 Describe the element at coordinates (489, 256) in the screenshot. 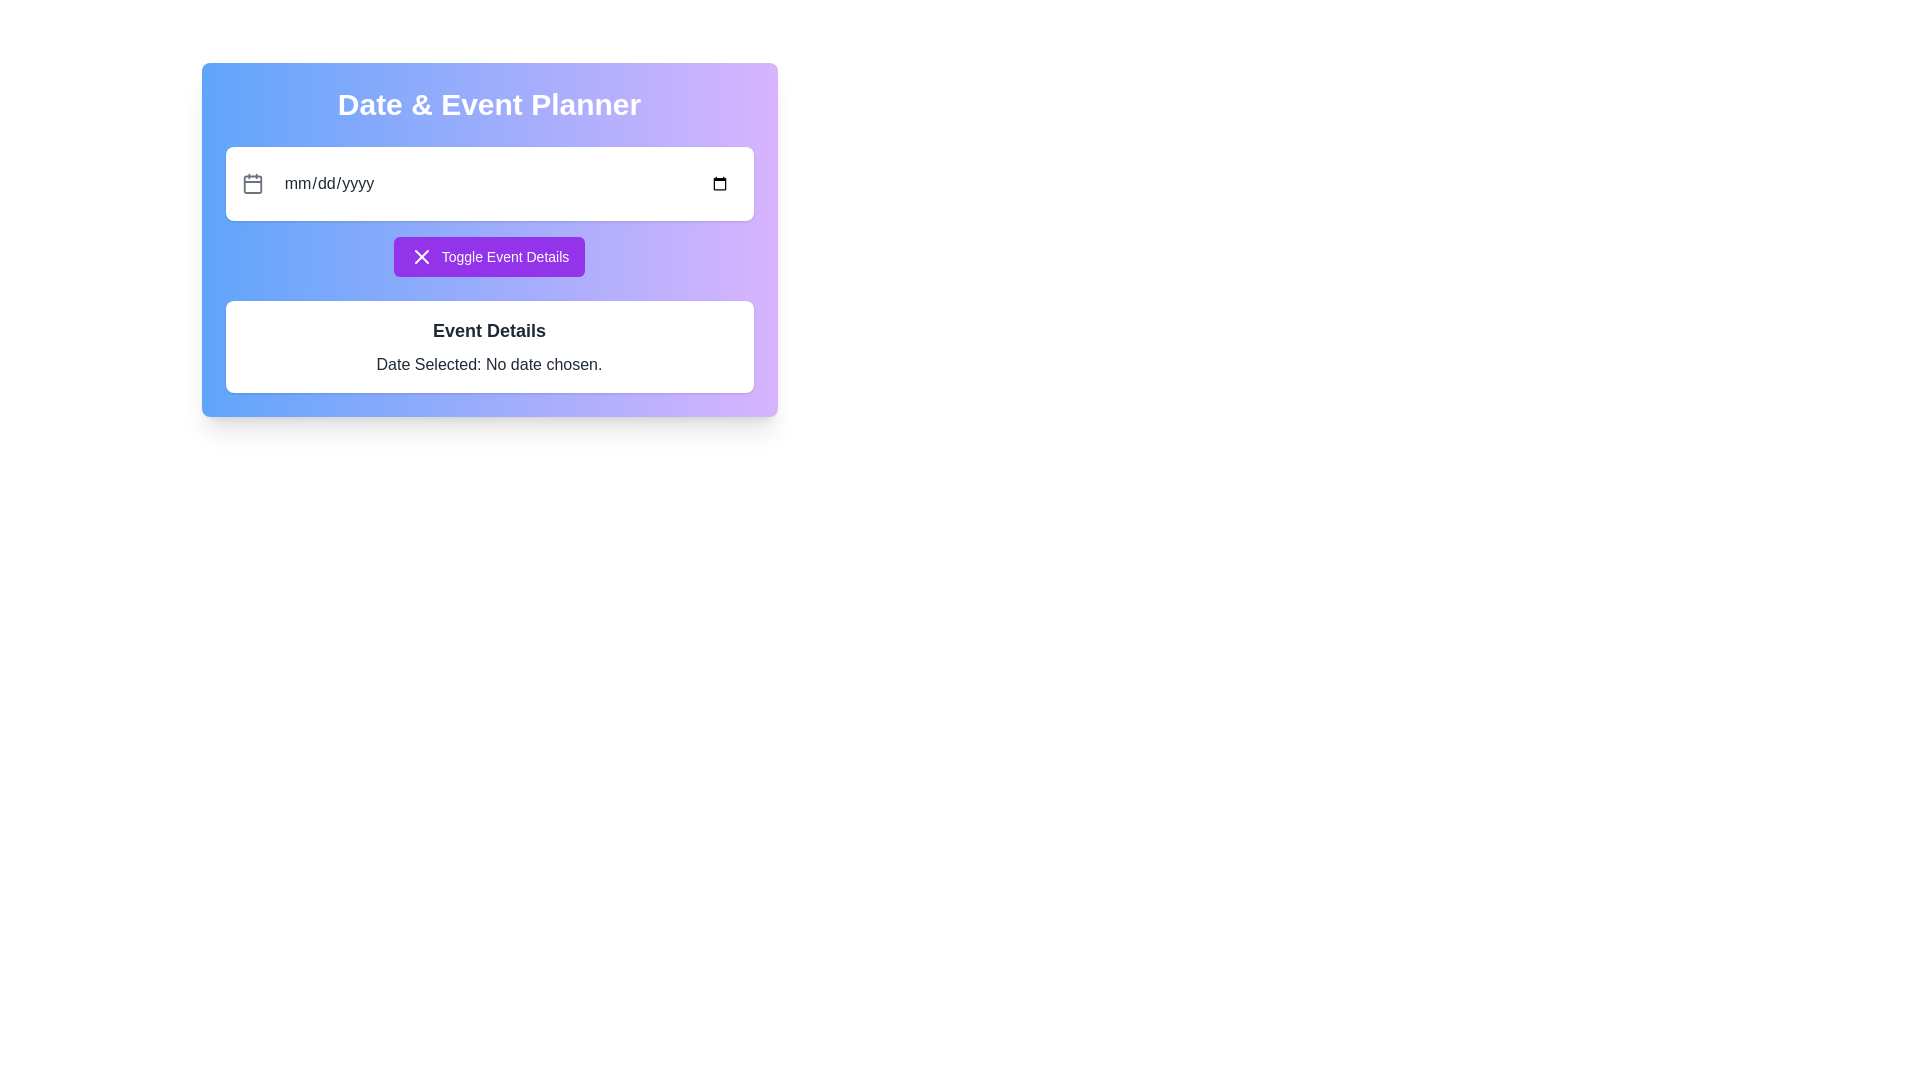

I see `the 'Toggle Event Details' button with a purple background for accessibility navigation` at that location.